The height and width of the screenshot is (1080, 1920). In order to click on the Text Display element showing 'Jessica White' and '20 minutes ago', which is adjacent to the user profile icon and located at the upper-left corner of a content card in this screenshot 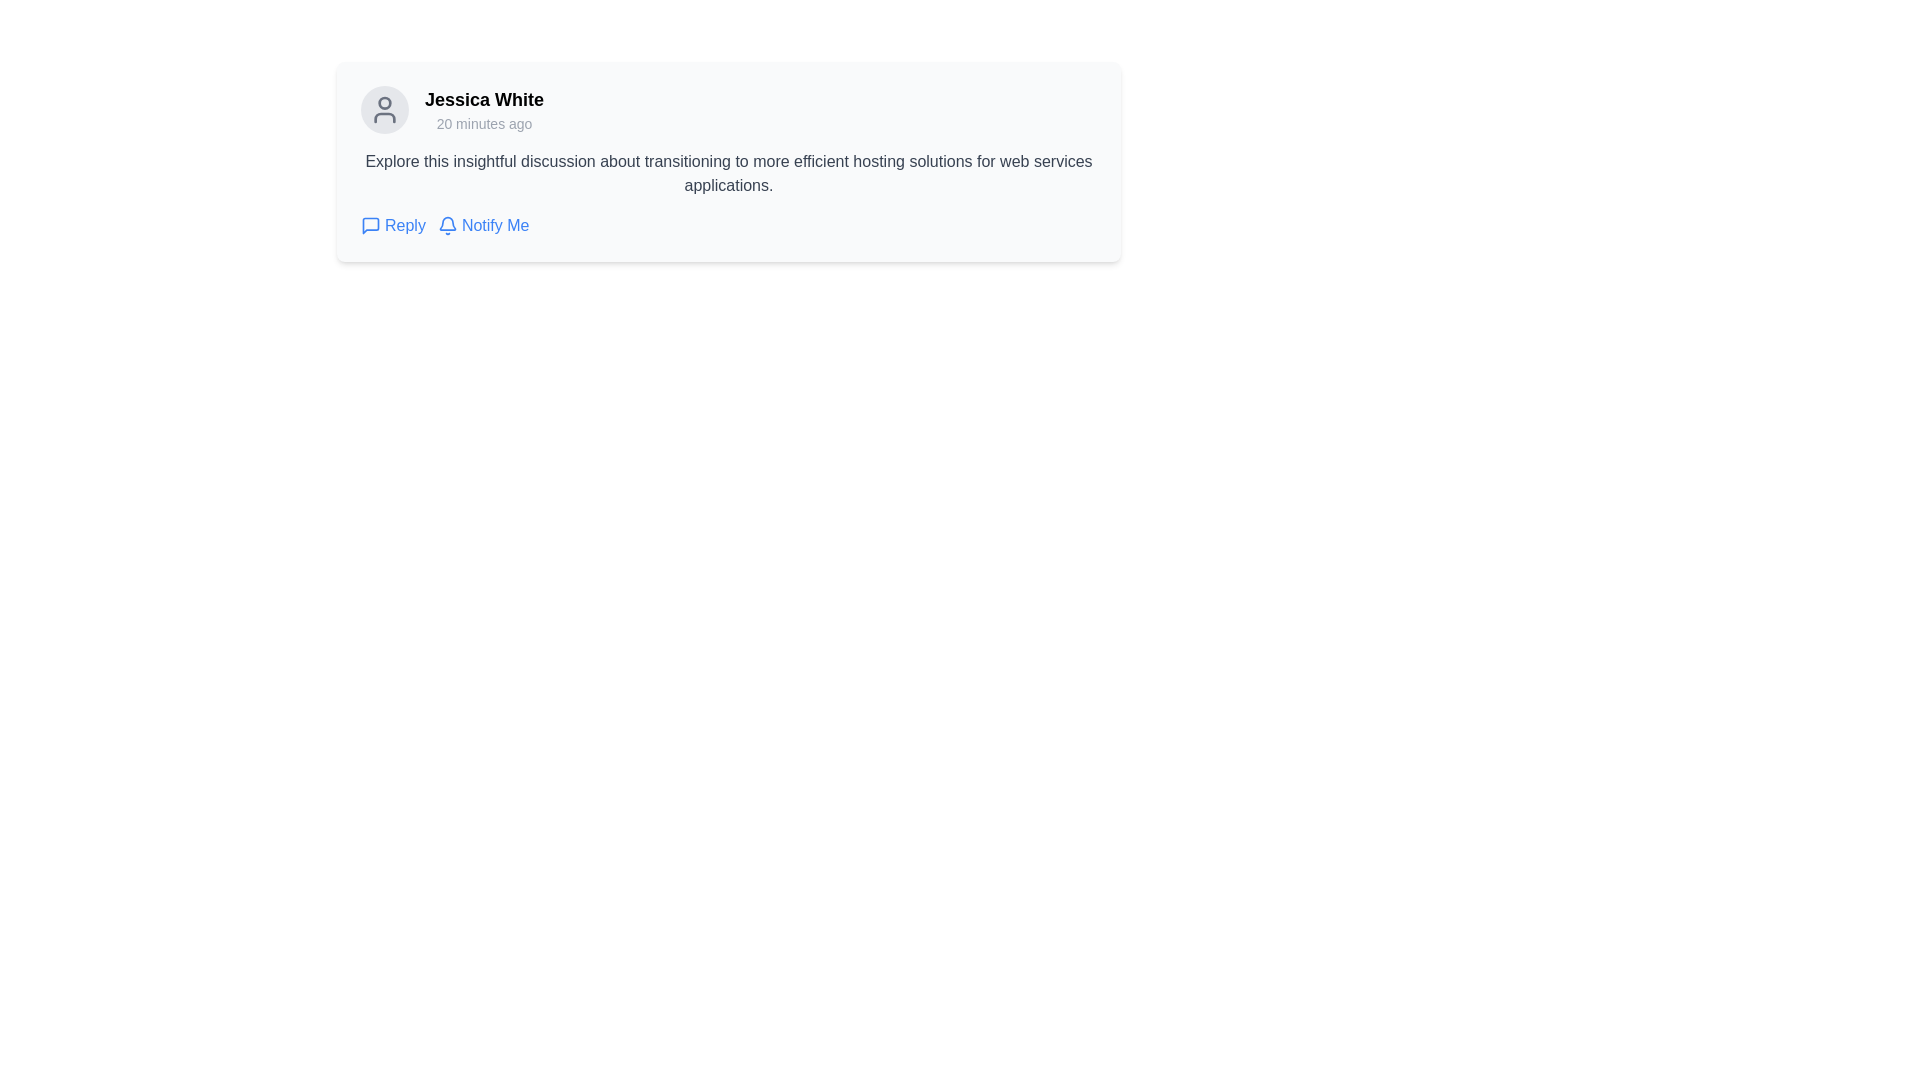, I will do `click(484, 110)`.